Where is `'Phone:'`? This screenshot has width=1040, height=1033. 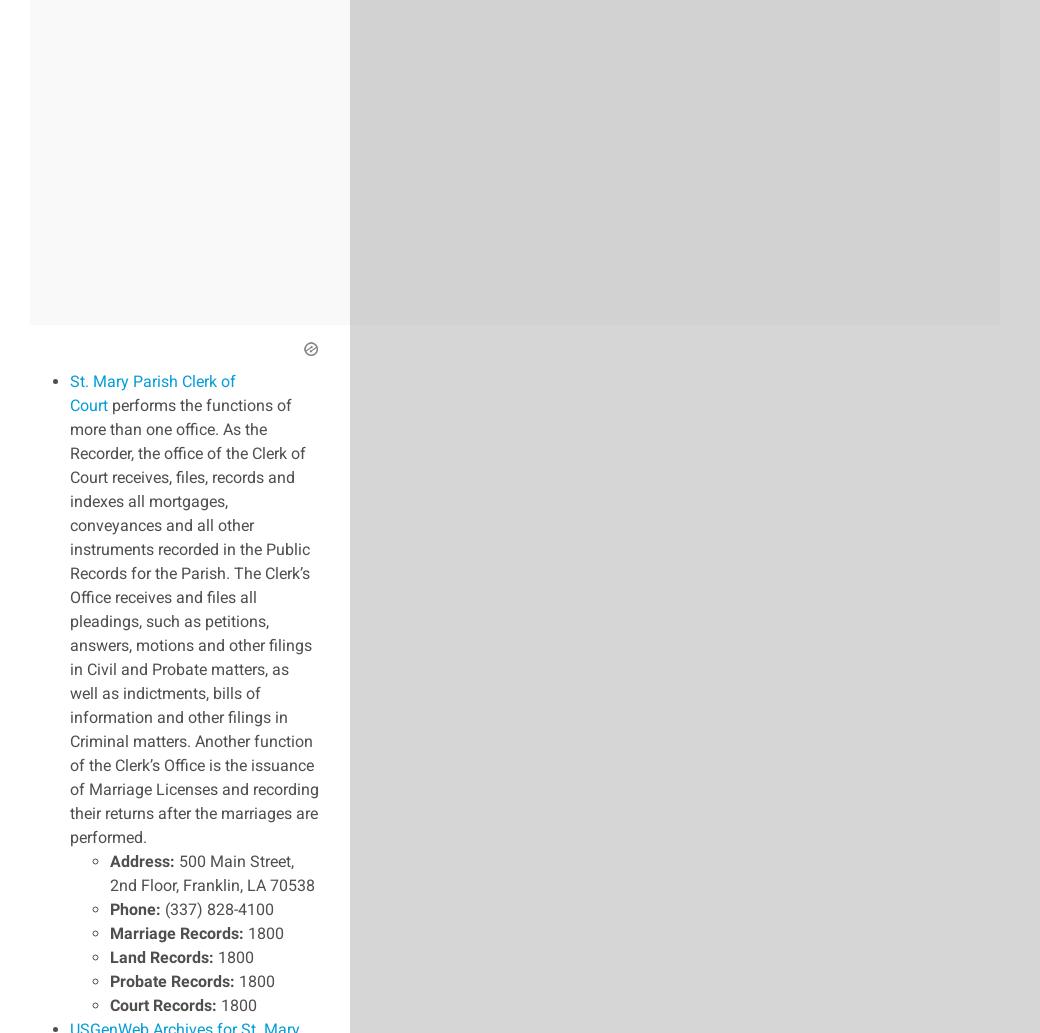
'Phone:' is located at coordinates (135, 907).